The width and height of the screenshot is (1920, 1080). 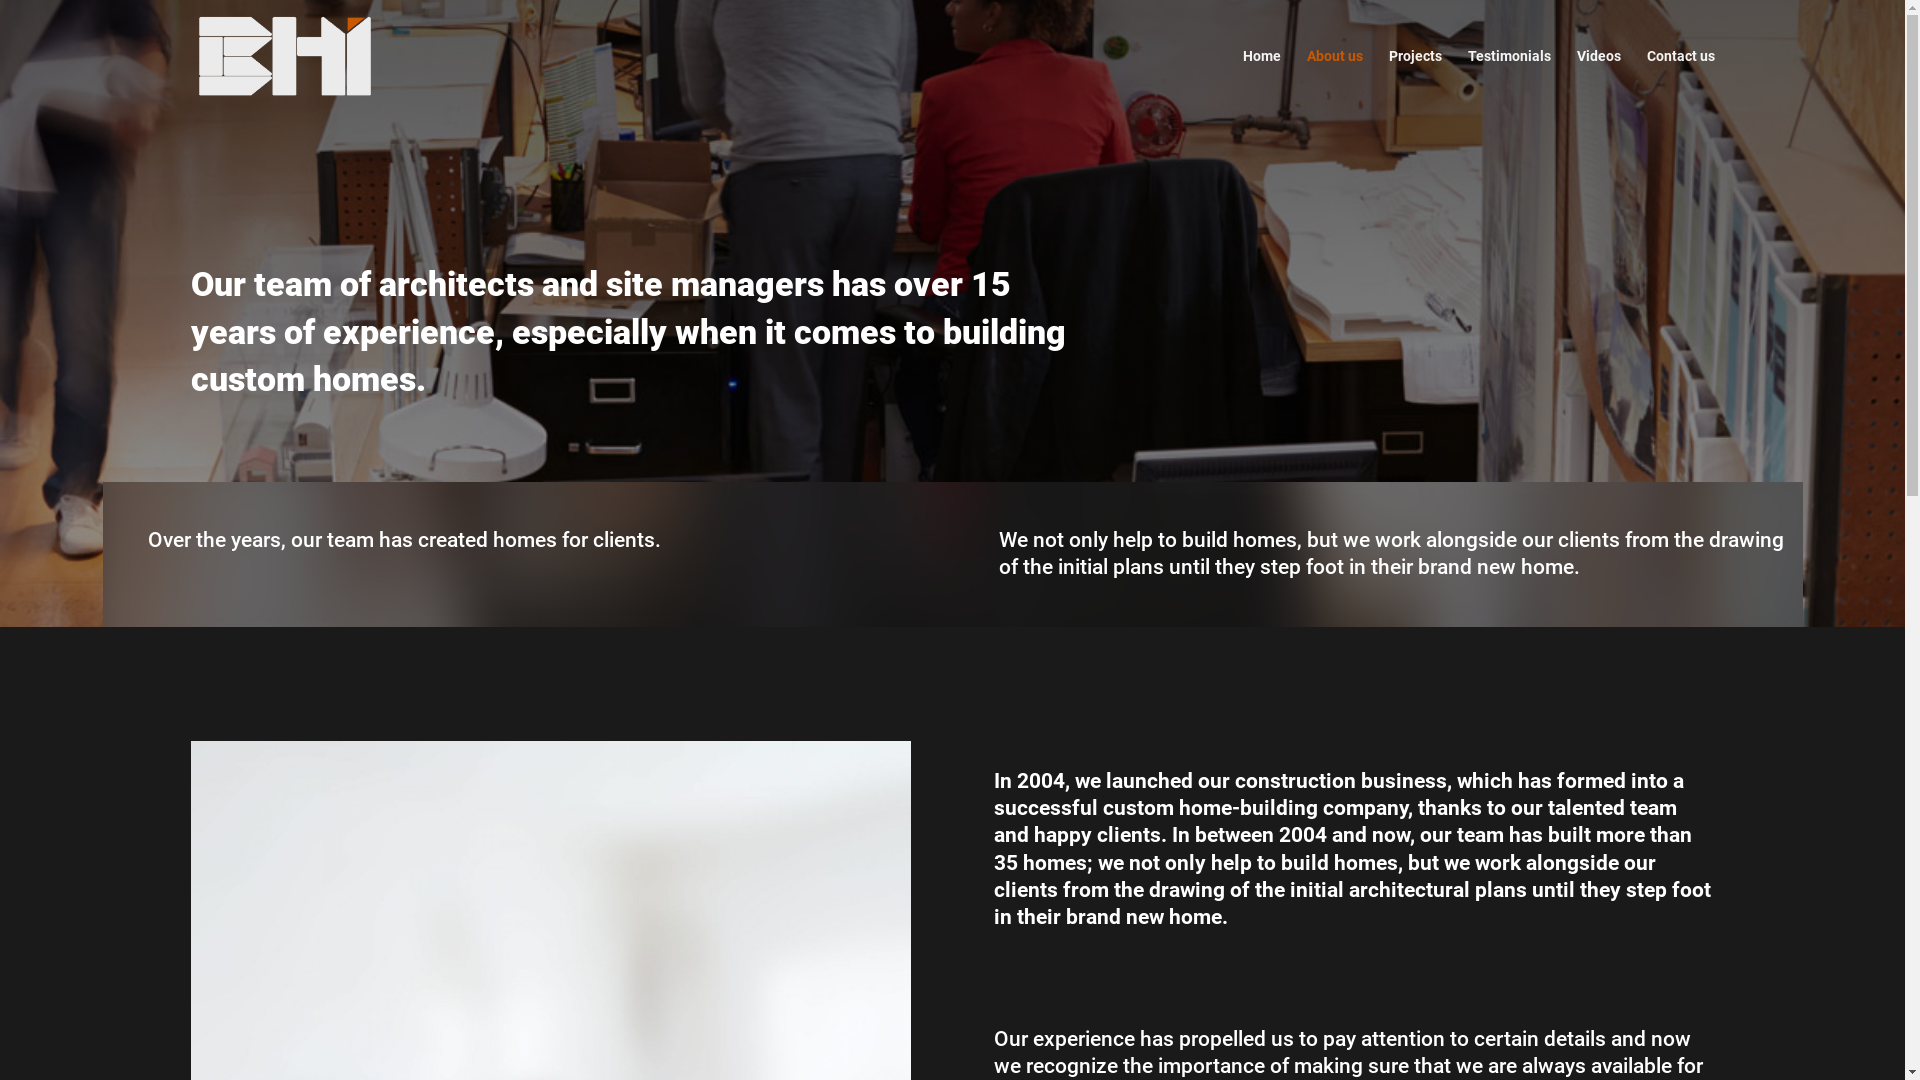 I want to click on 'Testimonials', so click(x=1509, y=79).